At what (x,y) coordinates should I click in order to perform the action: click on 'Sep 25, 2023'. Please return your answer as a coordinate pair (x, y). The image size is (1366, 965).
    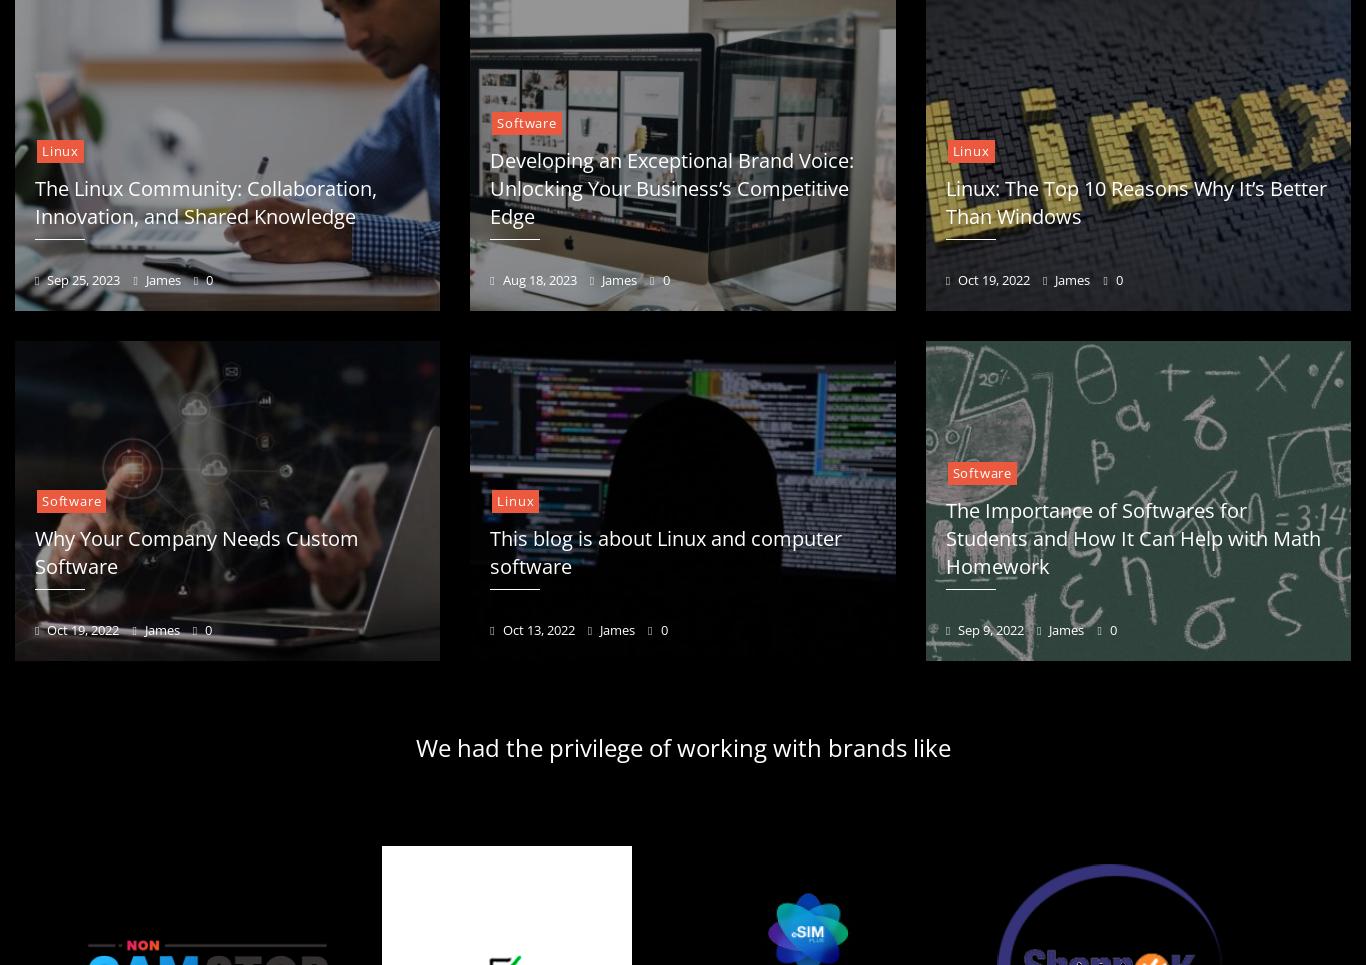
    Looking at the image, I should click on (81, 278).